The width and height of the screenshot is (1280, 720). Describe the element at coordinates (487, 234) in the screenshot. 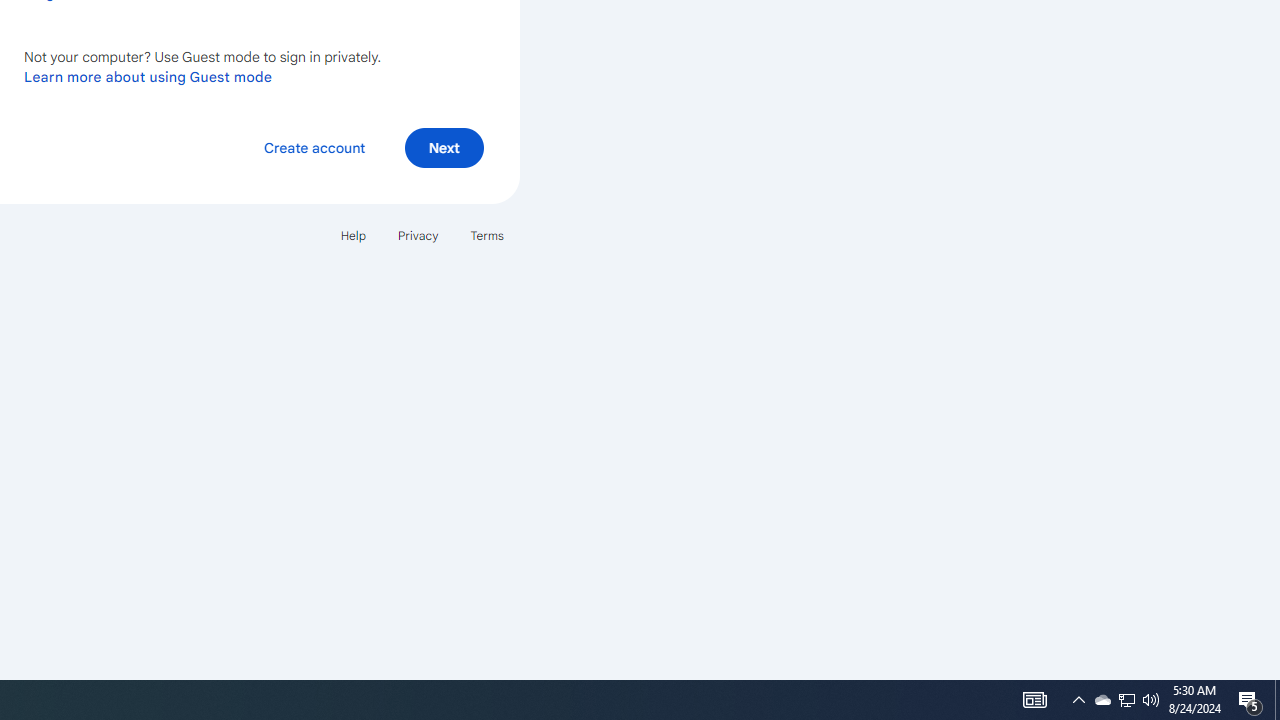

I see `'Terms'` at that location.